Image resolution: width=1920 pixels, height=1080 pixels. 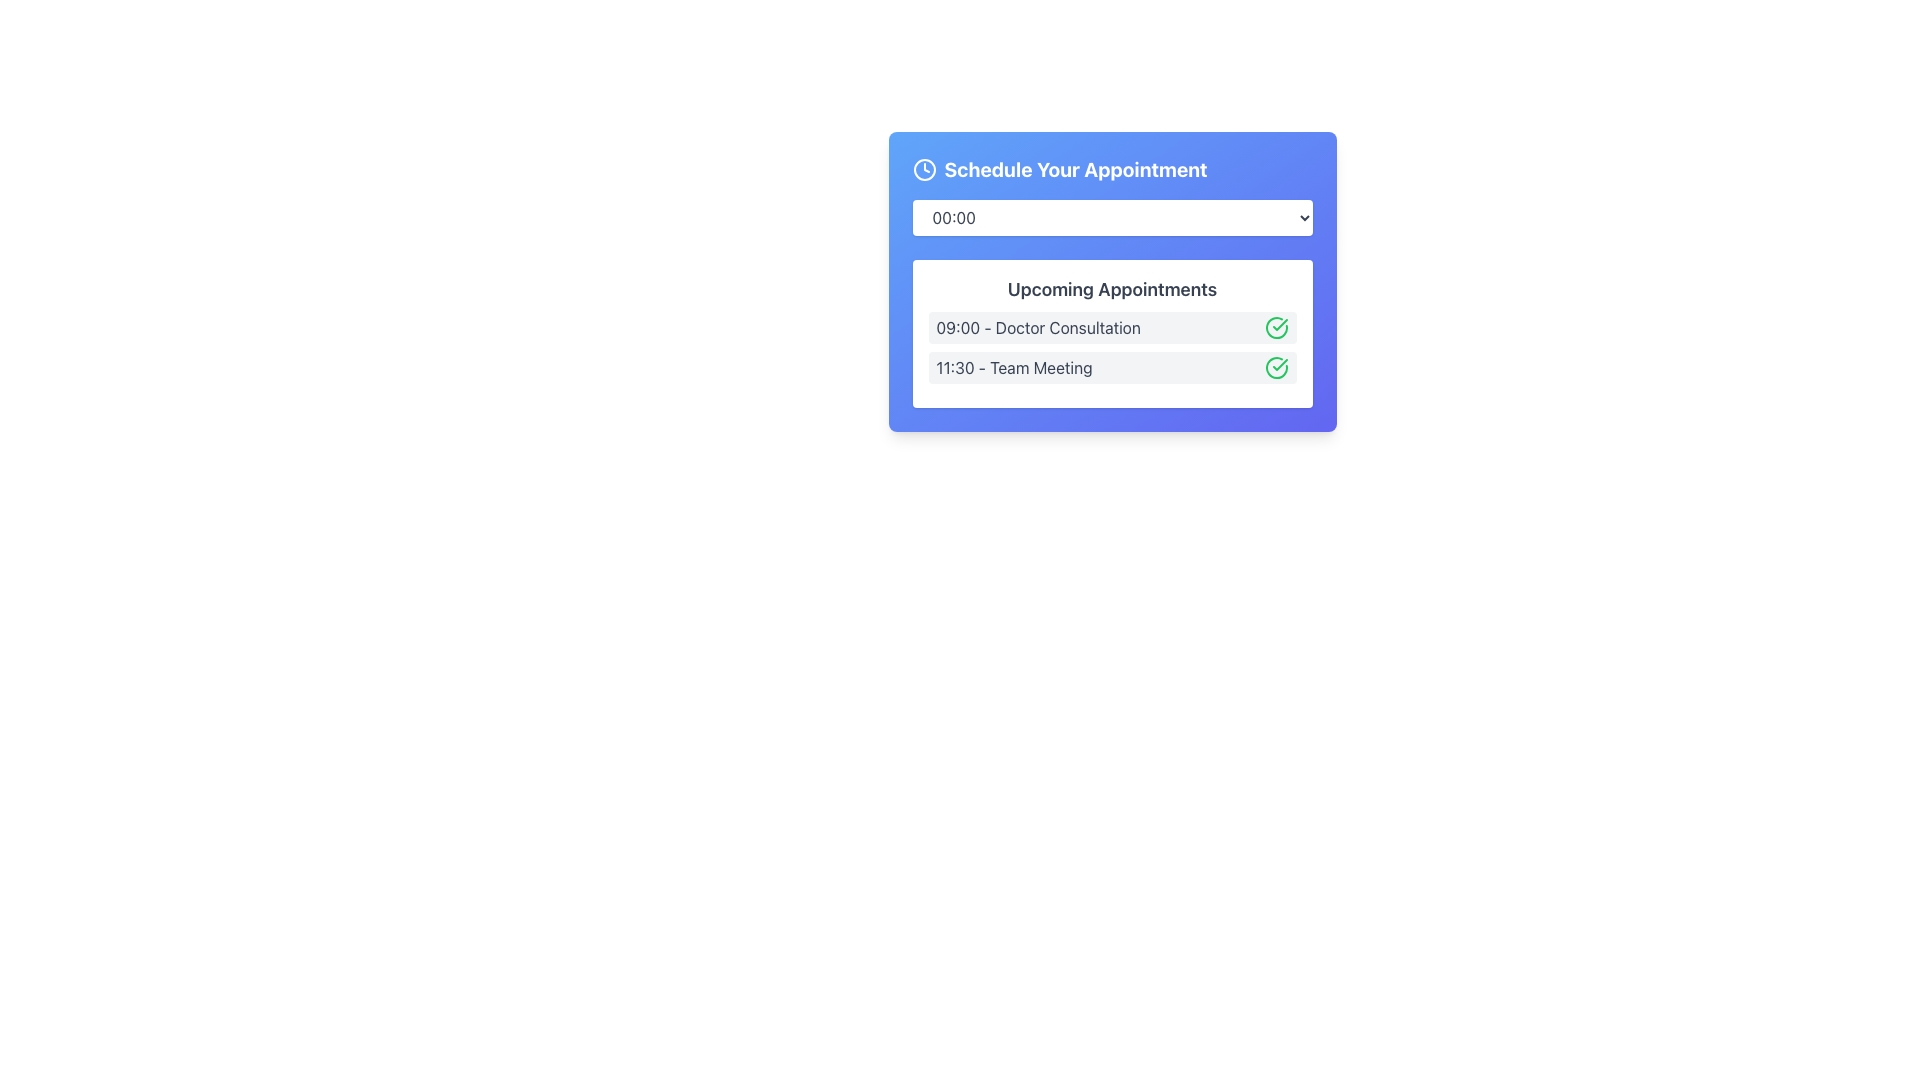 What do you see at coordinates (1014, 367) in the screenshot?
I see `text from the second entry in the 'Upcoming Appointments' list, which displays '11:30 - Team Meeting' in black font` at bounding box center [1014, 367].